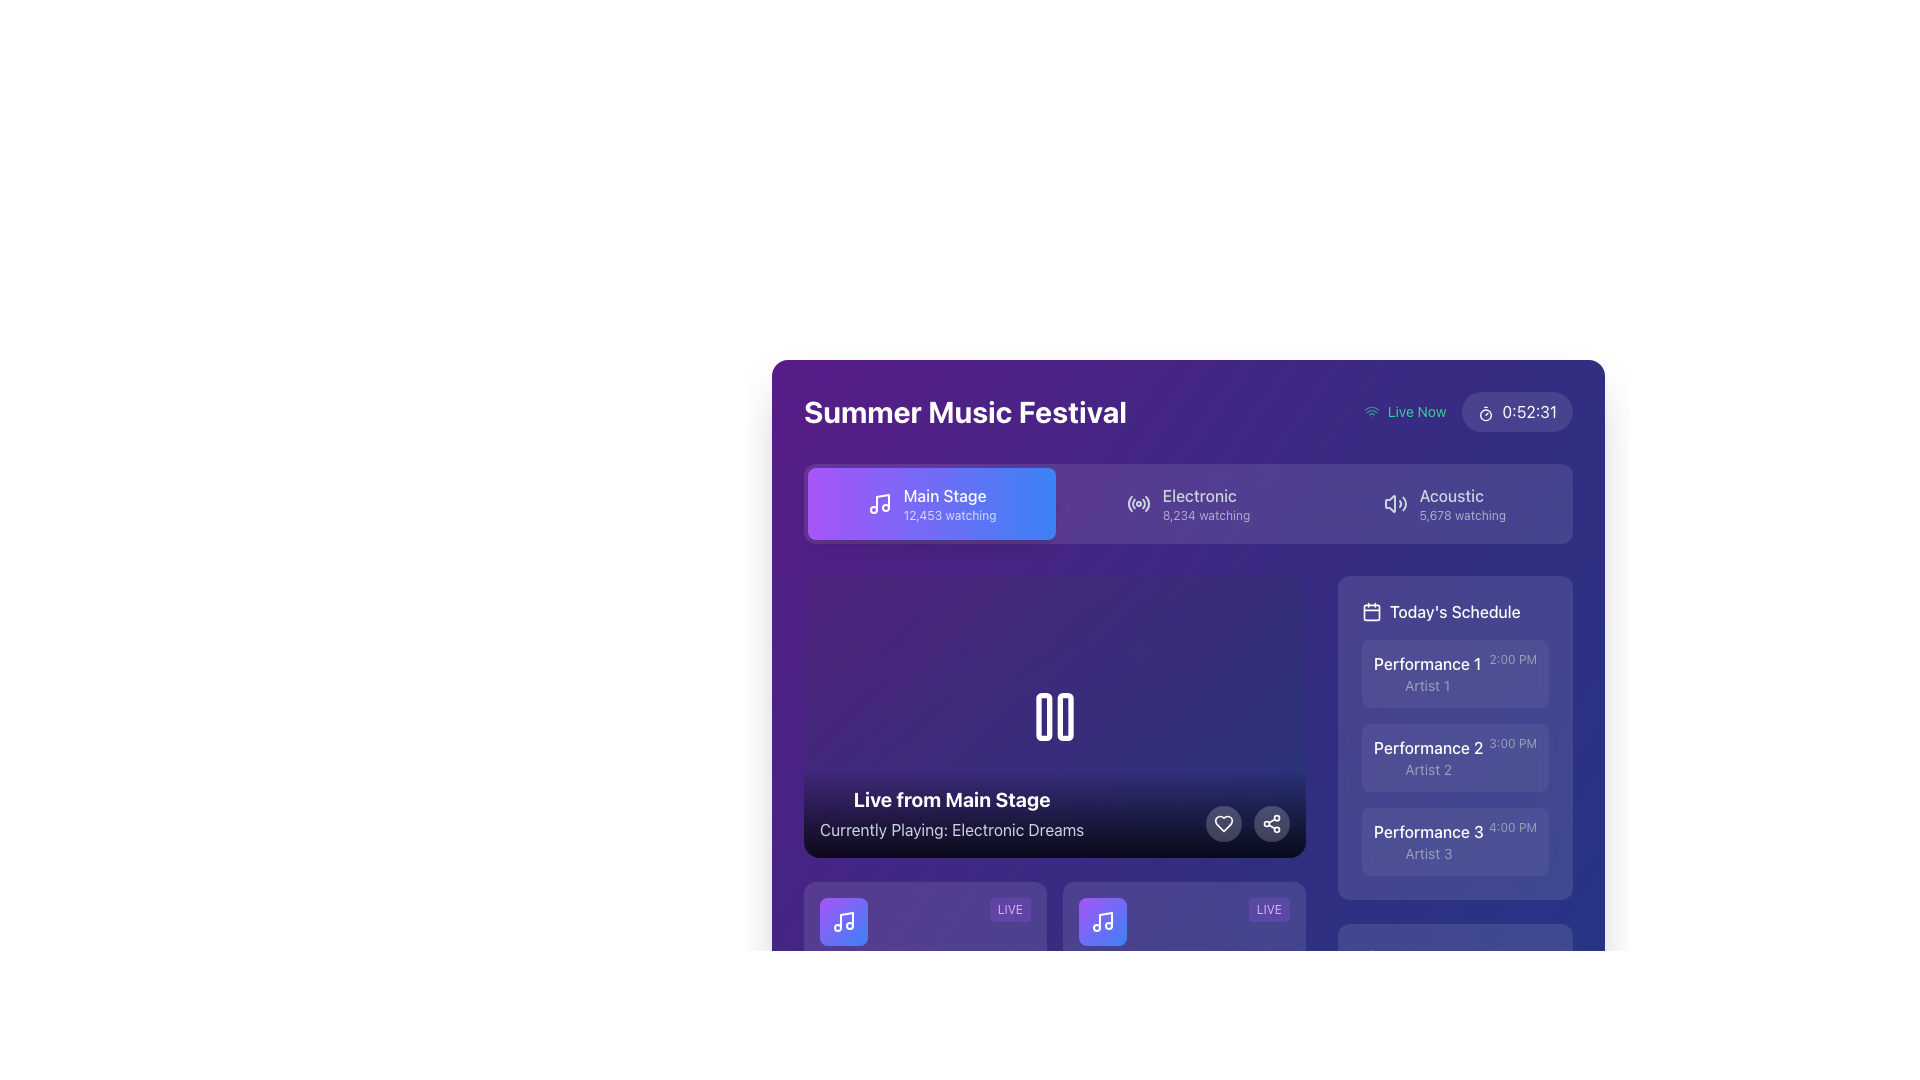 Image resolution: width=1920 pixels, height=1080 pixels. What do you see at coordinates (1371, 611) in the screenshot?
I see `the SVG rectangle that represents the main body of the calendar icon located in the top-right portion of the interface, associated with the 'Today's Schedule' section` at bounding box center [1371, 611].